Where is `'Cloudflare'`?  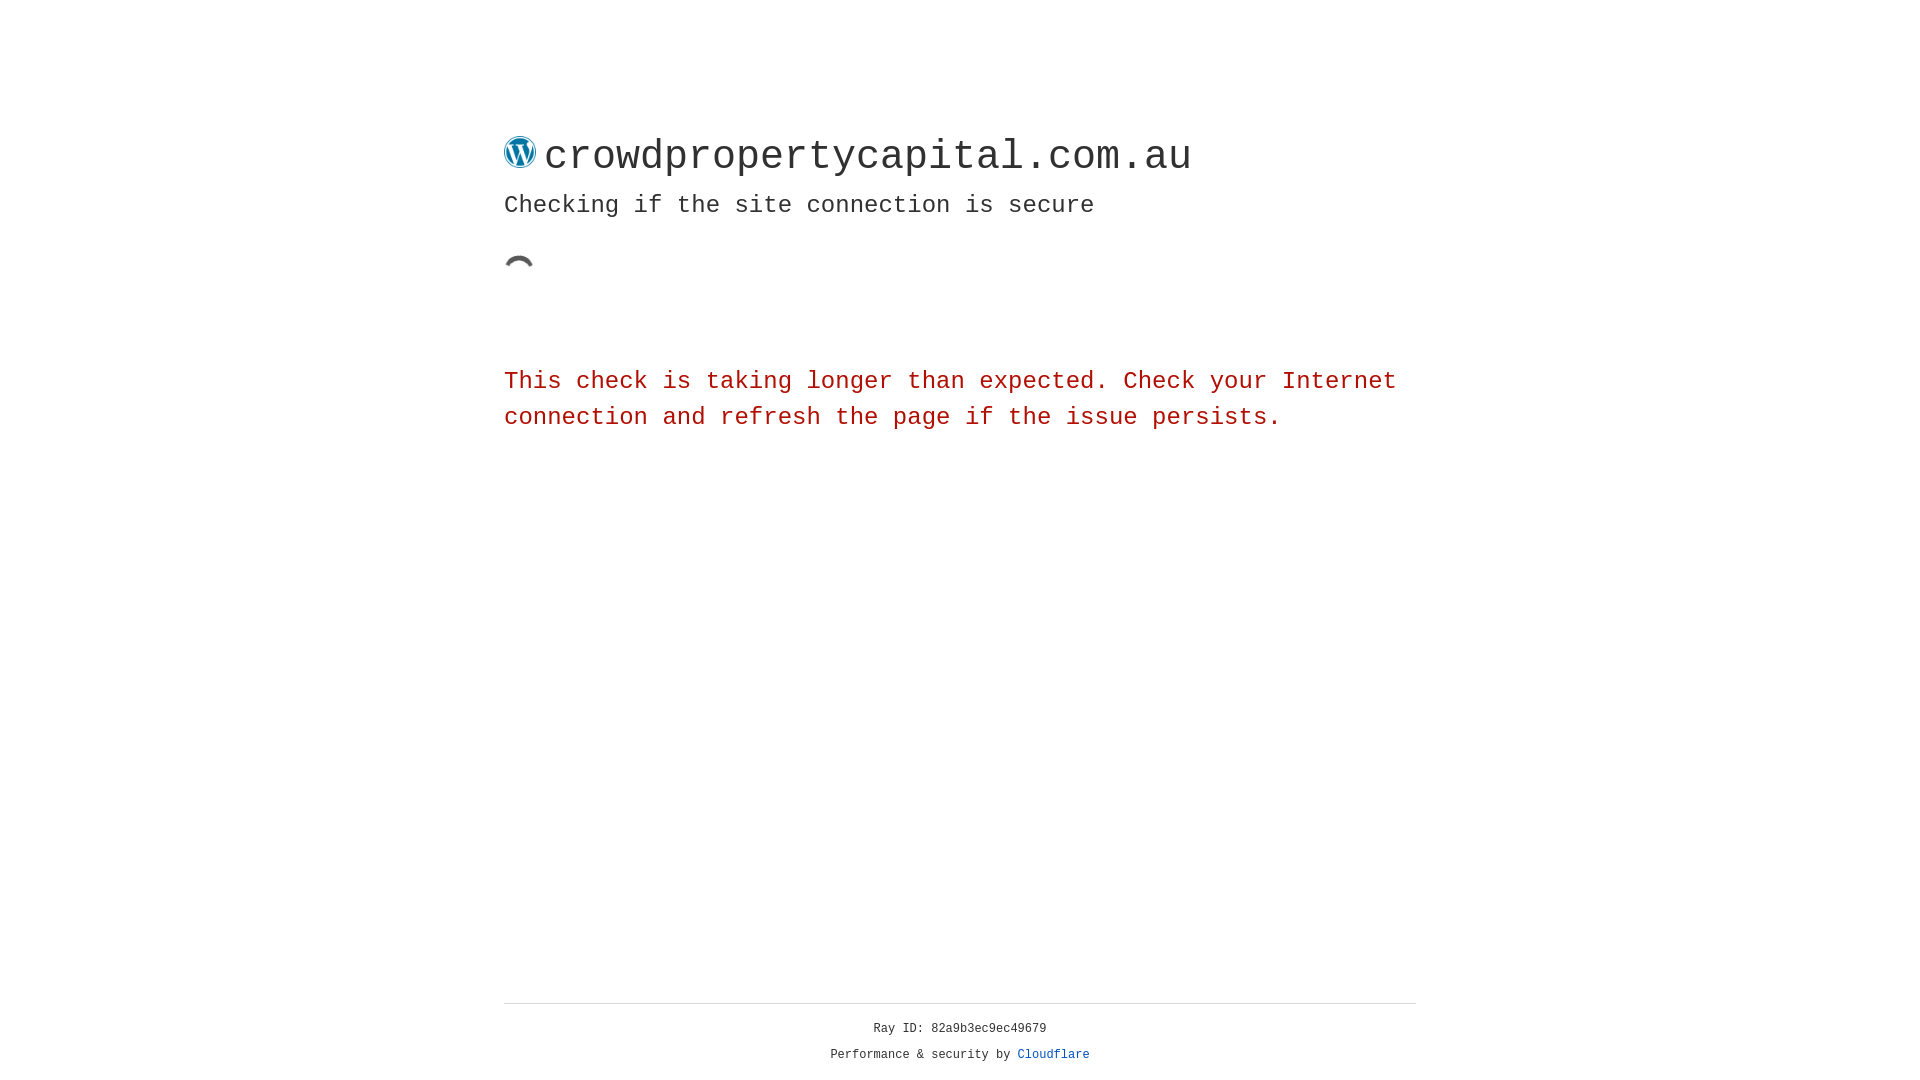
'Cloudflare' is located at coordinates (1053, 1054).